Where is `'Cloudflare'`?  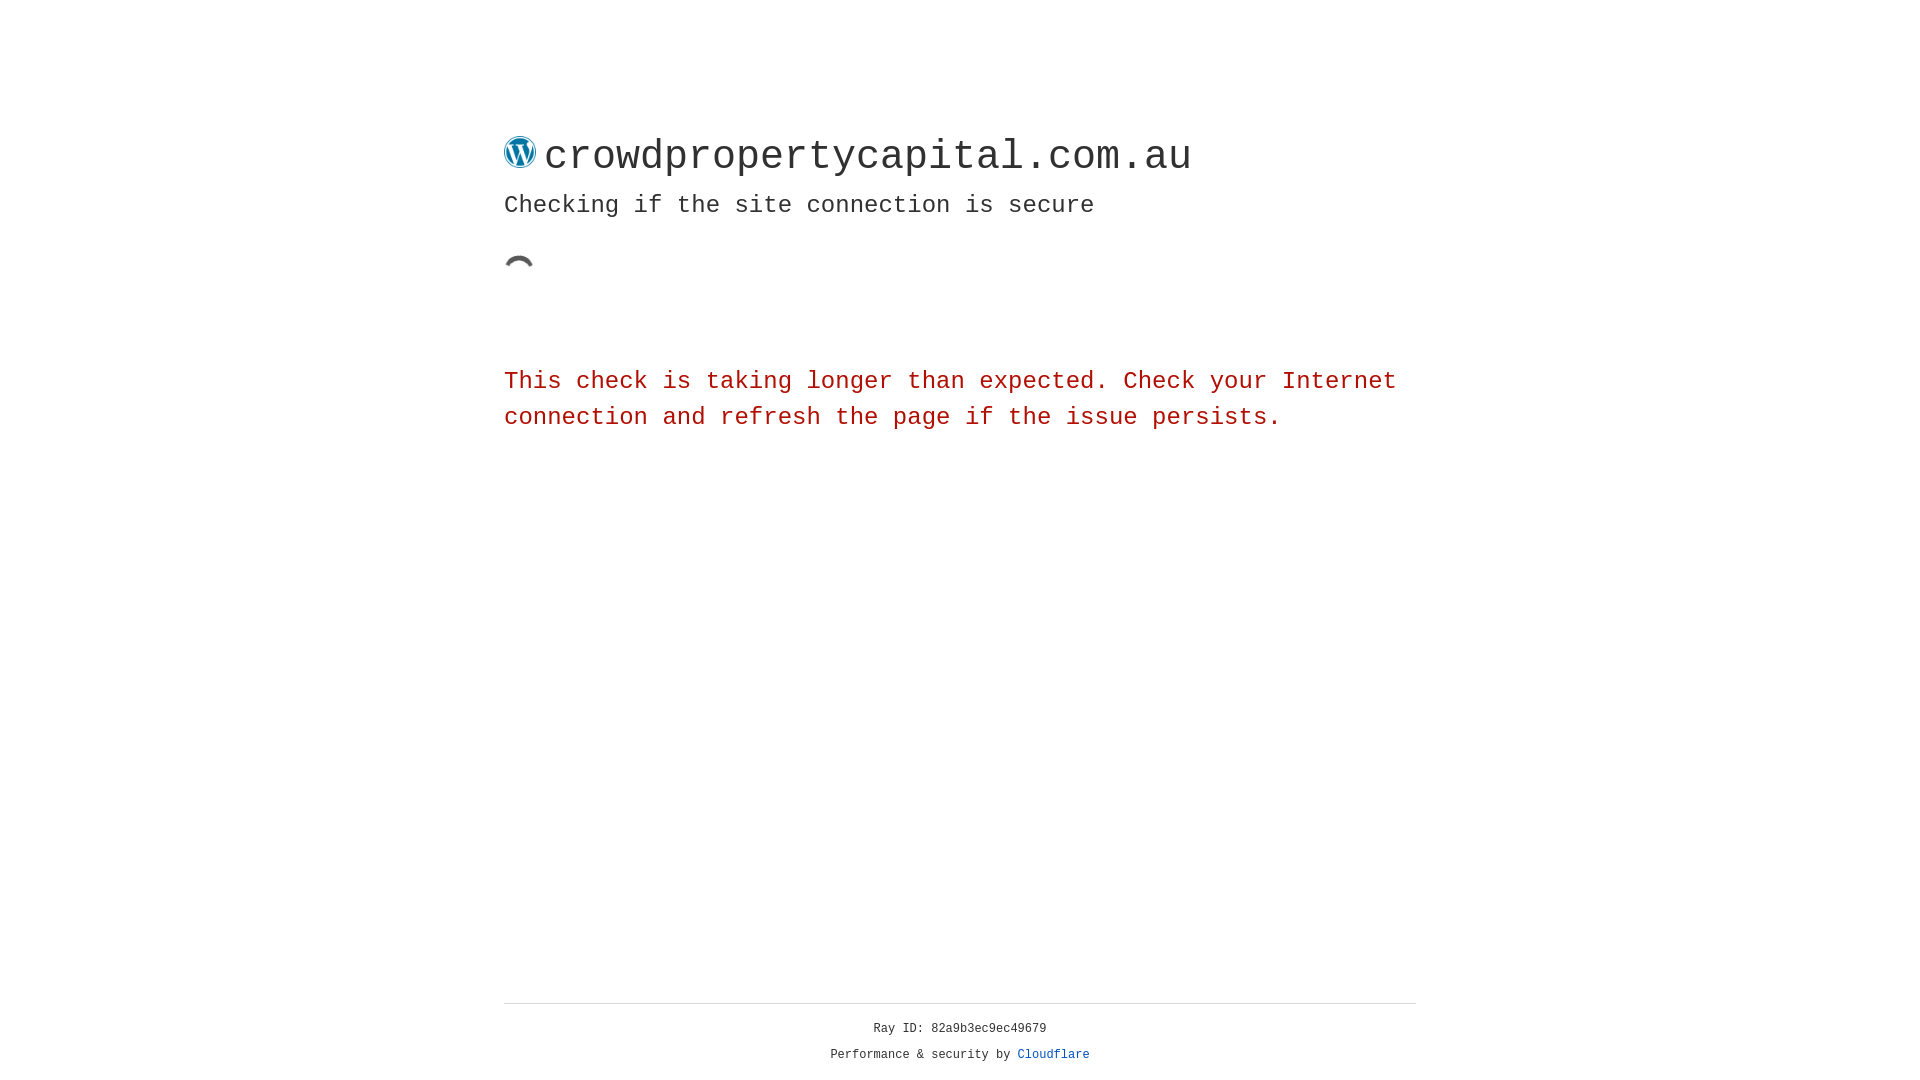
'Cloudflare' is located at coordinates (1053, 1054).